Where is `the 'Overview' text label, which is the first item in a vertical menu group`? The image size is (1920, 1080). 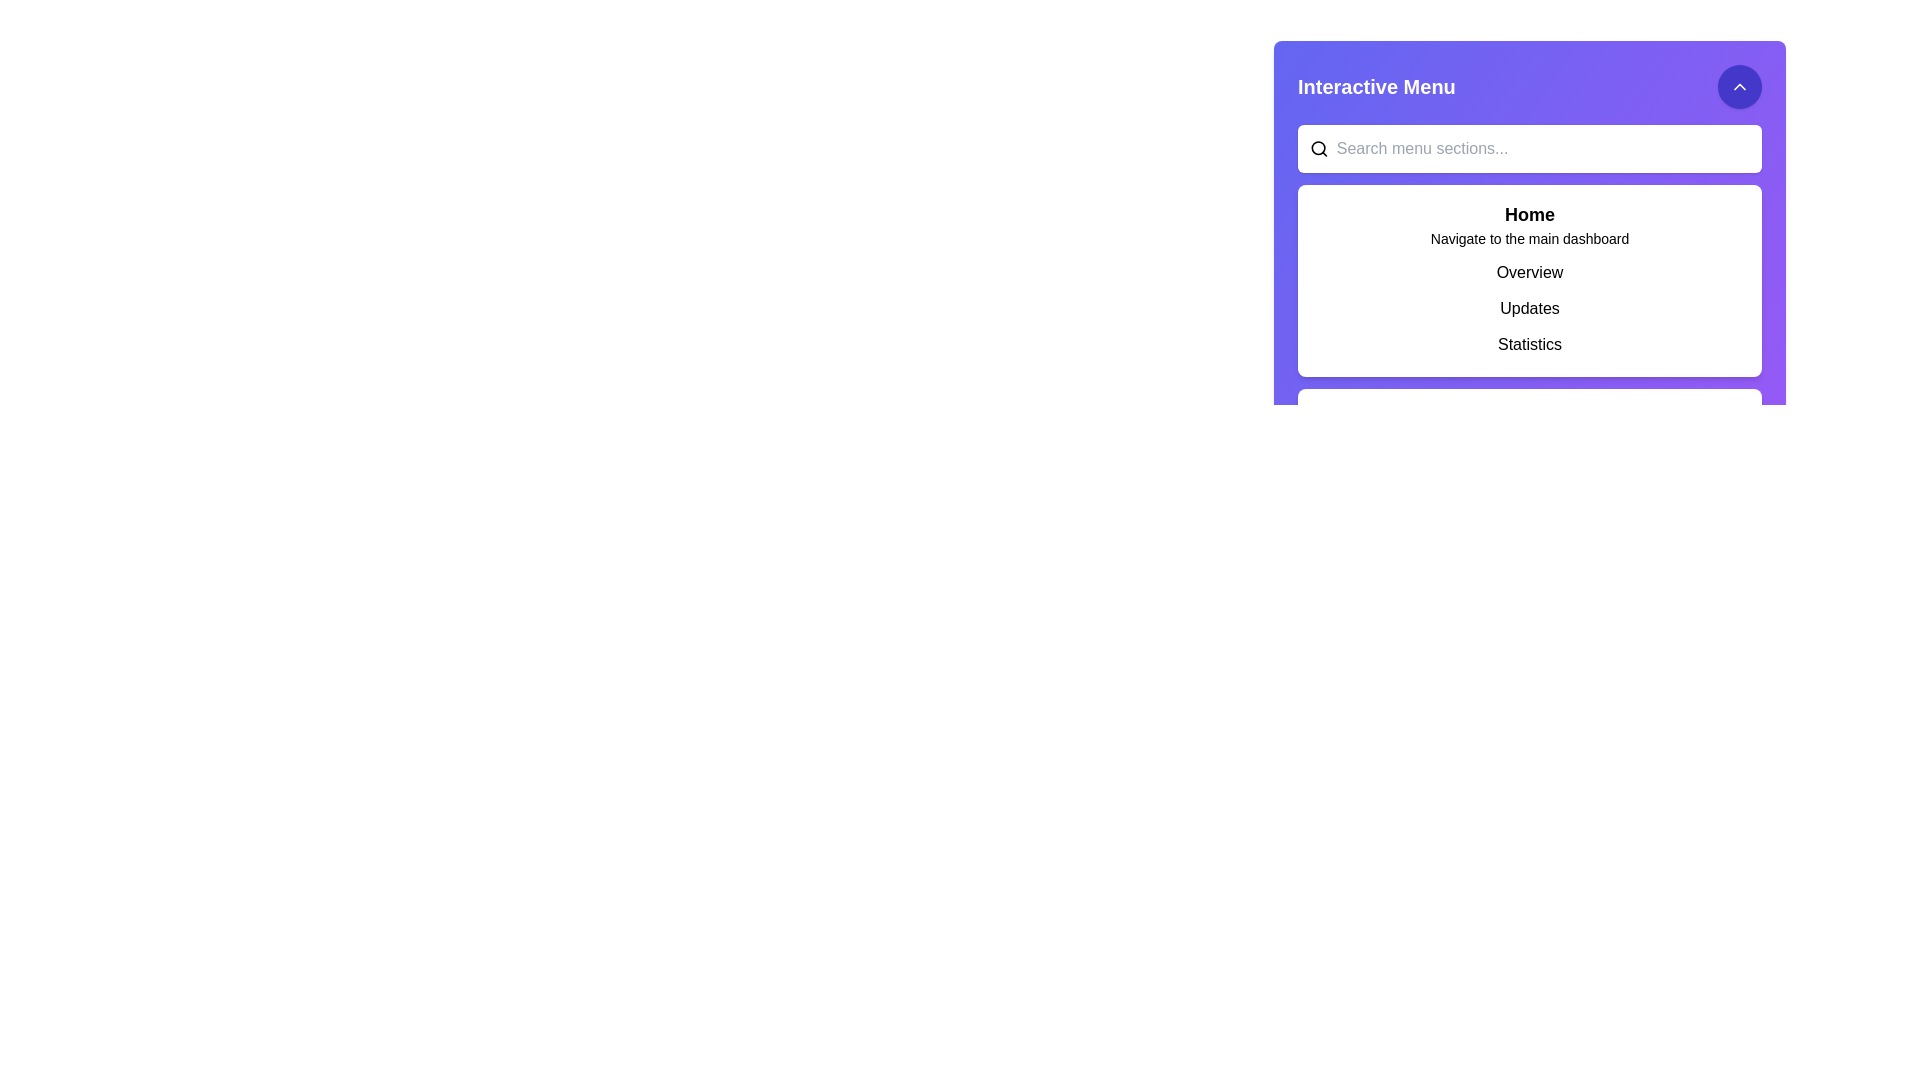
the 'Overview' text label, which is the first item in a vertical menu group is located at coordinates (1529, 273).